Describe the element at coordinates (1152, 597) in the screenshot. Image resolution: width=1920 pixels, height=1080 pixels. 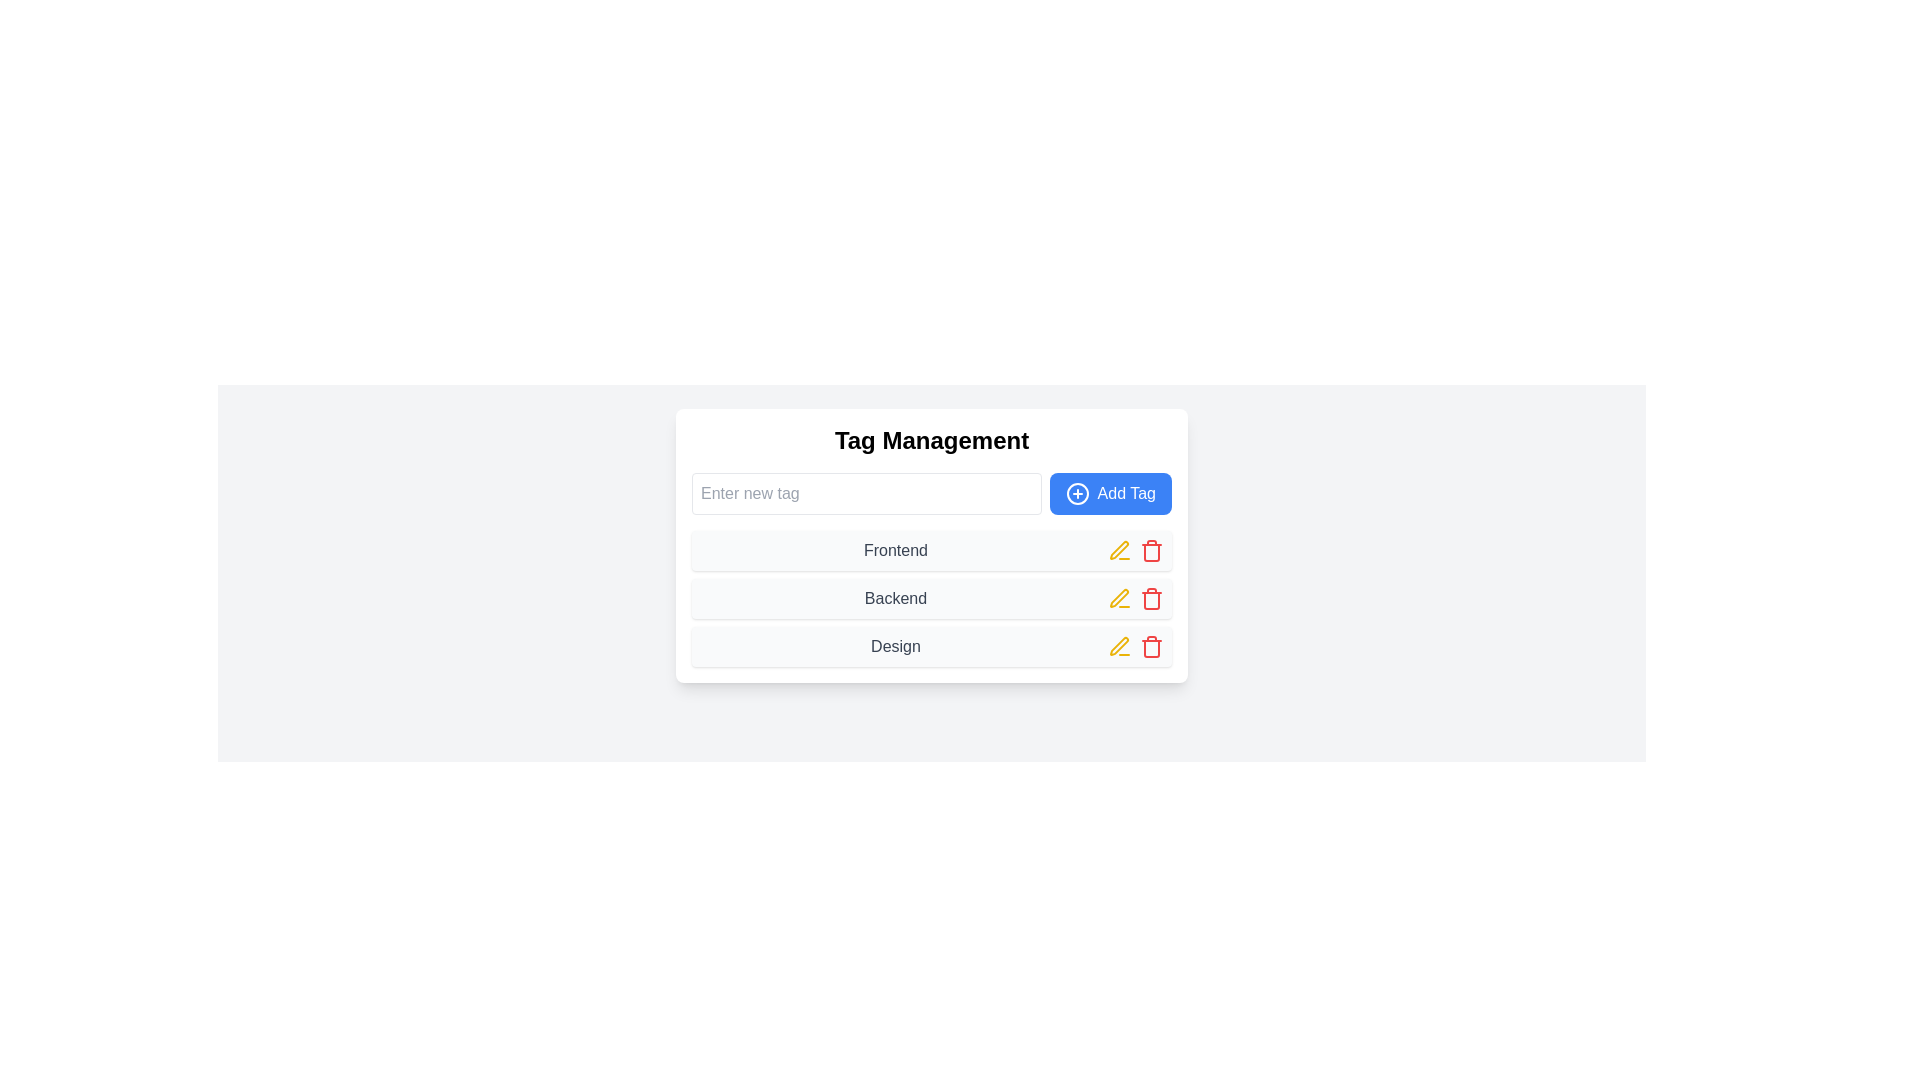
I see `the trash icon button located on the far right of the second row in the 'Tag Management' interface` at that location.